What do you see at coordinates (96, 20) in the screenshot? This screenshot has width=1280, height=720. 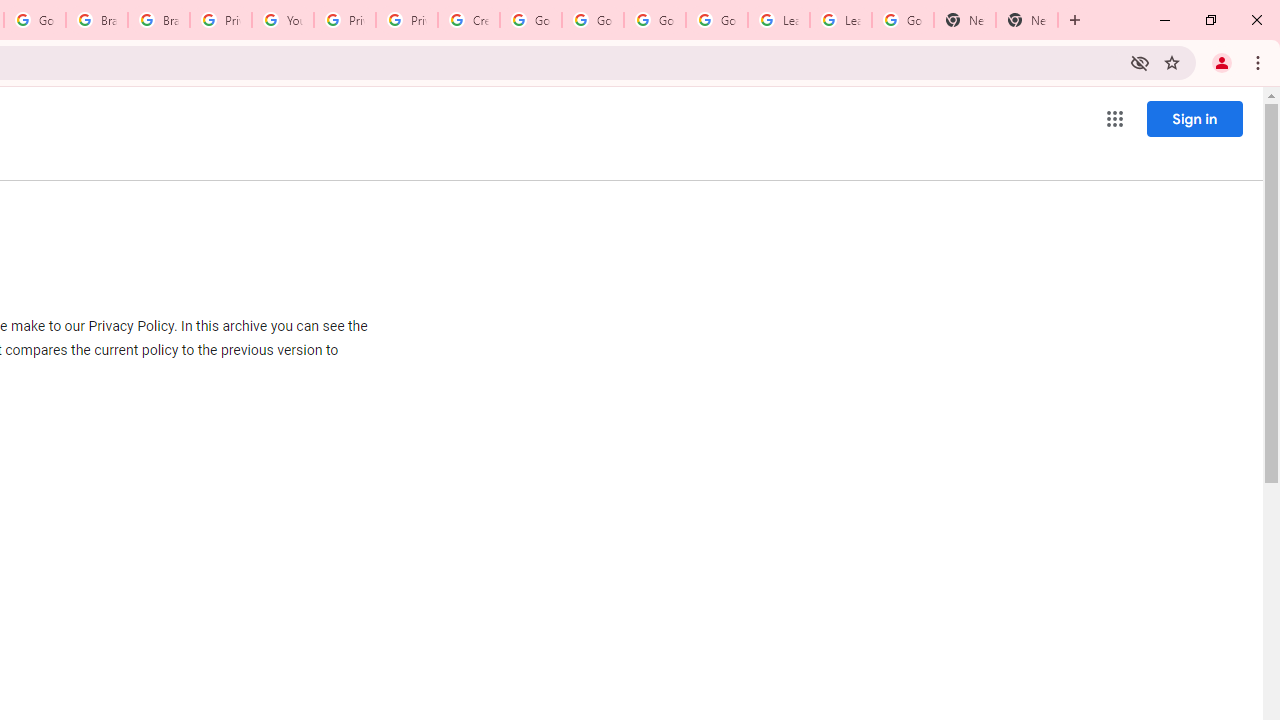 I see `'Brand Resource Center'` at bounding box center [96, 20].